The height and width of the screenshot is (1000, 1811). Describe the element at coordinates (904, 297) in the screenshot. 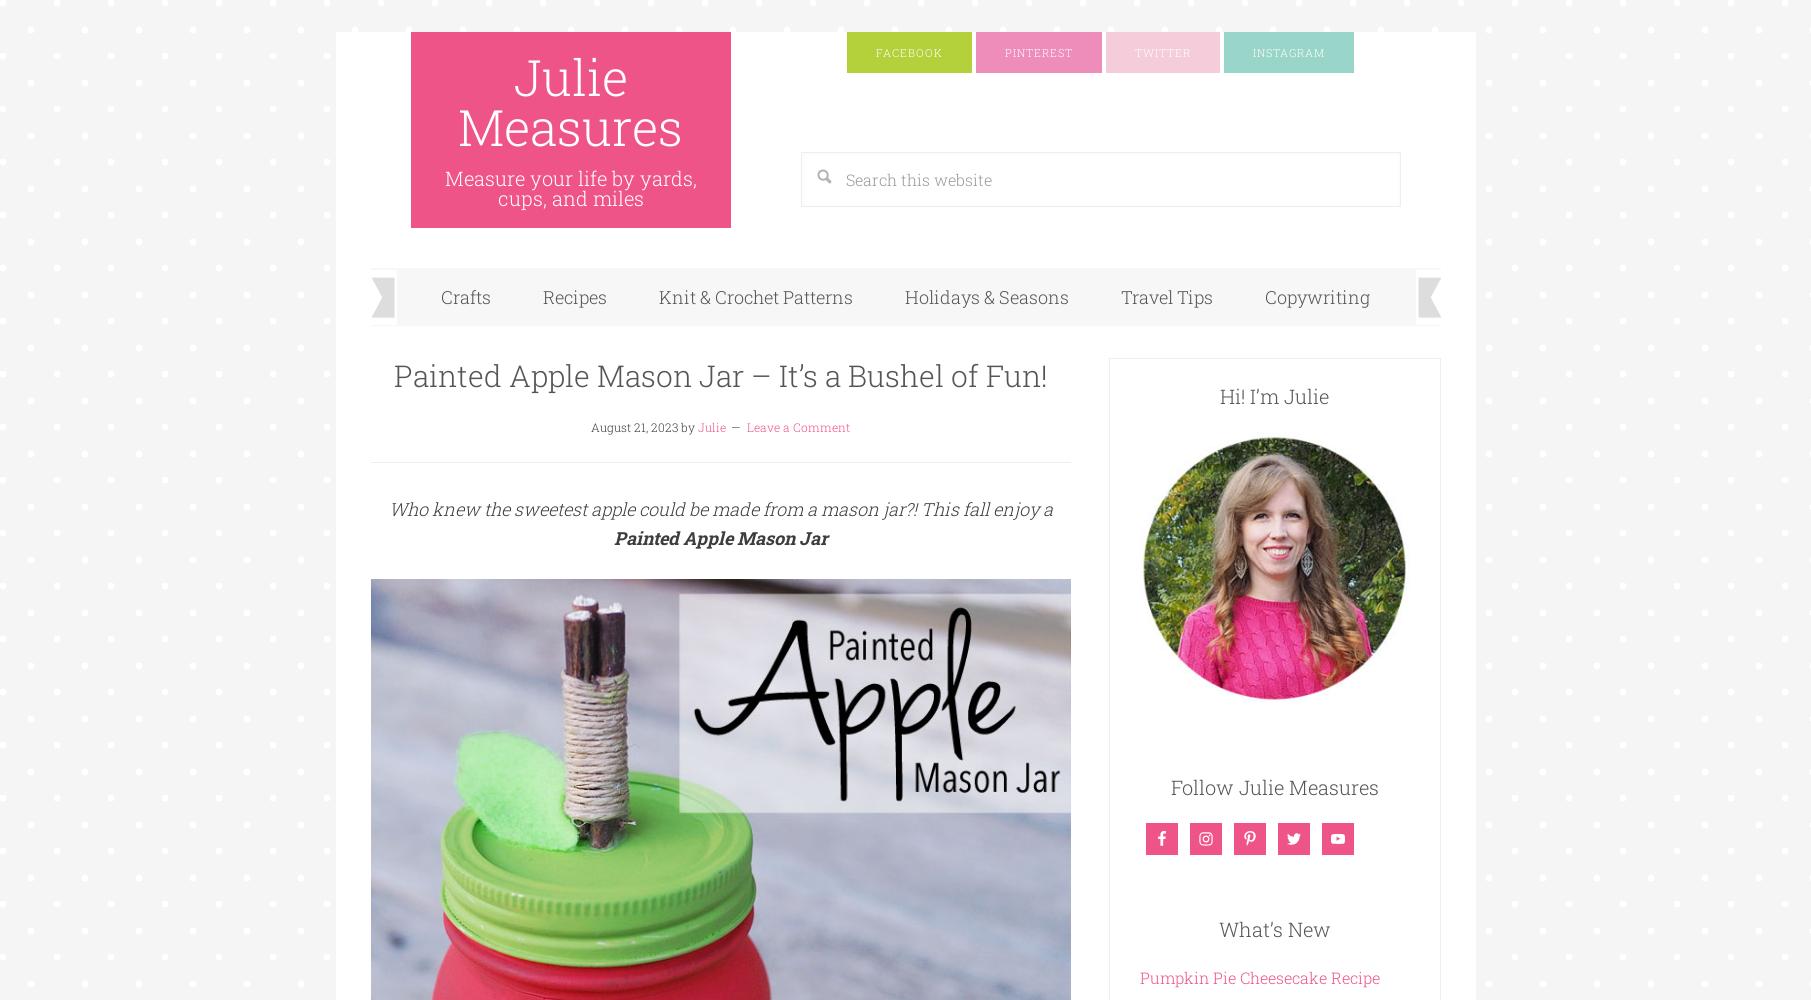

I see `'Holidays & Seasons'` at that location.